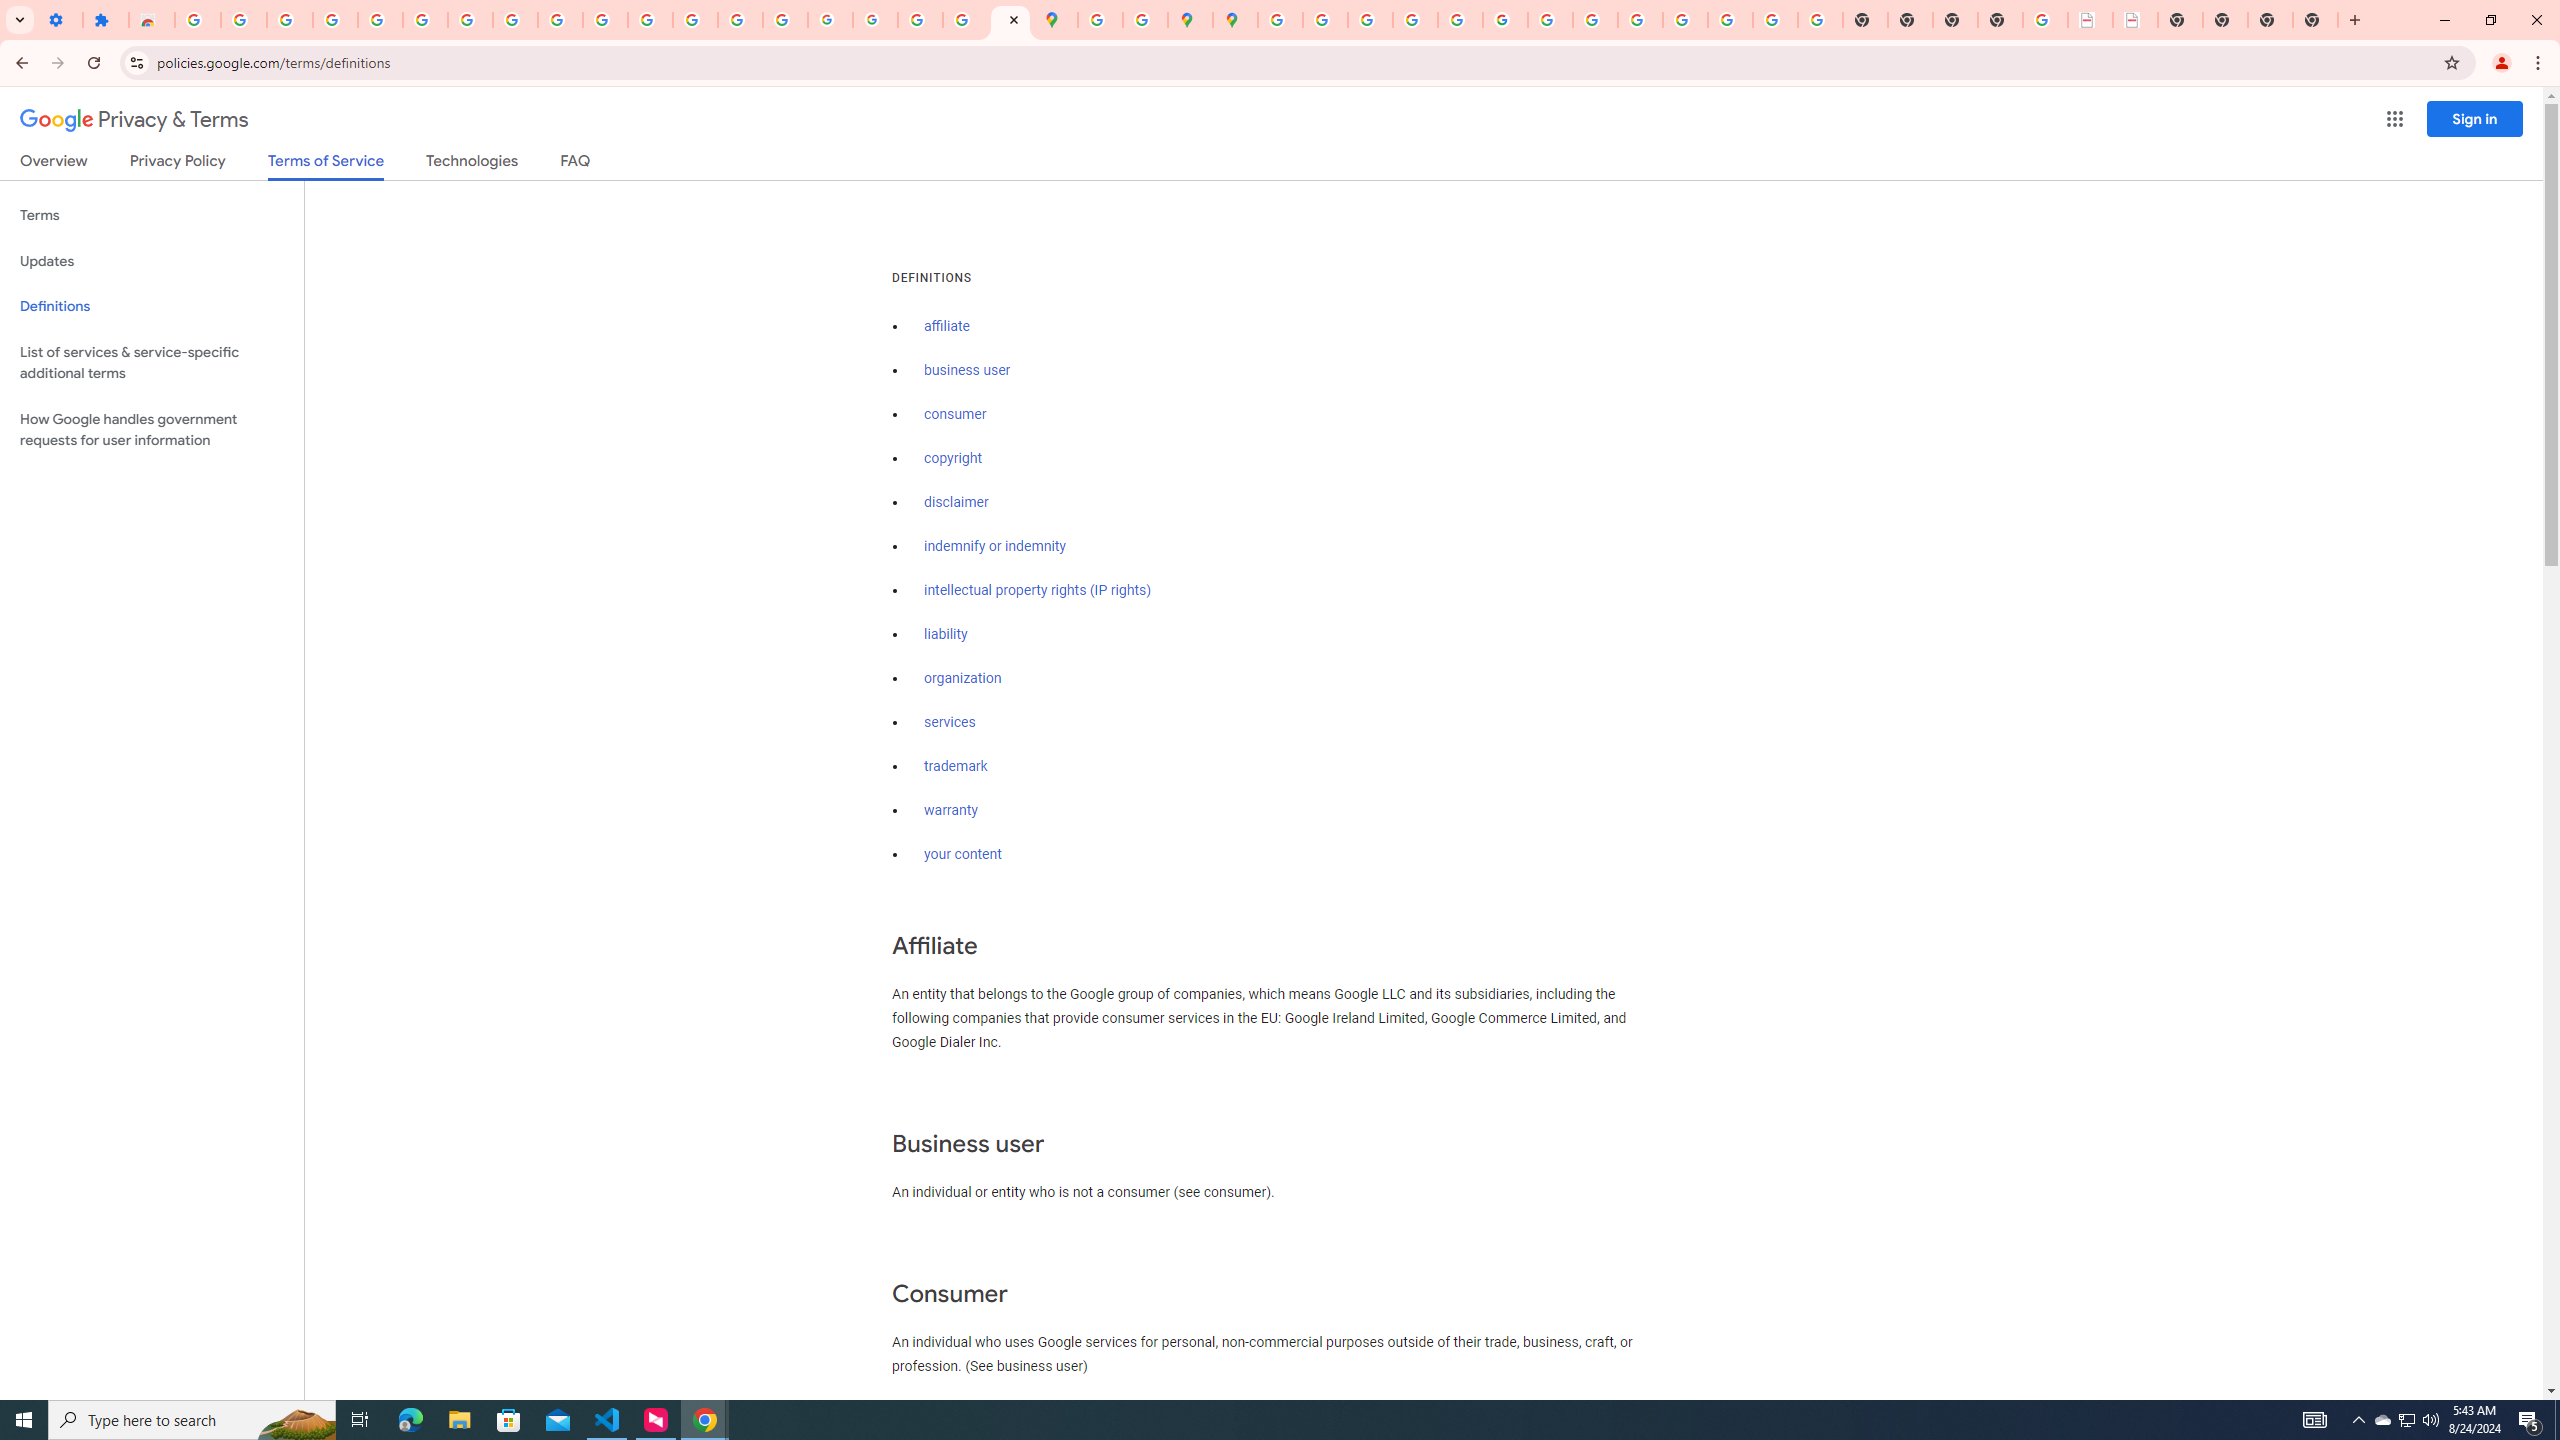 This screenshot has width=2560, height=1440. What do you see at coordinates (1369, 19) in the screenshot?
I see `'Privacy Help Center - Policies Help'` at bounding box center [1369, 19].